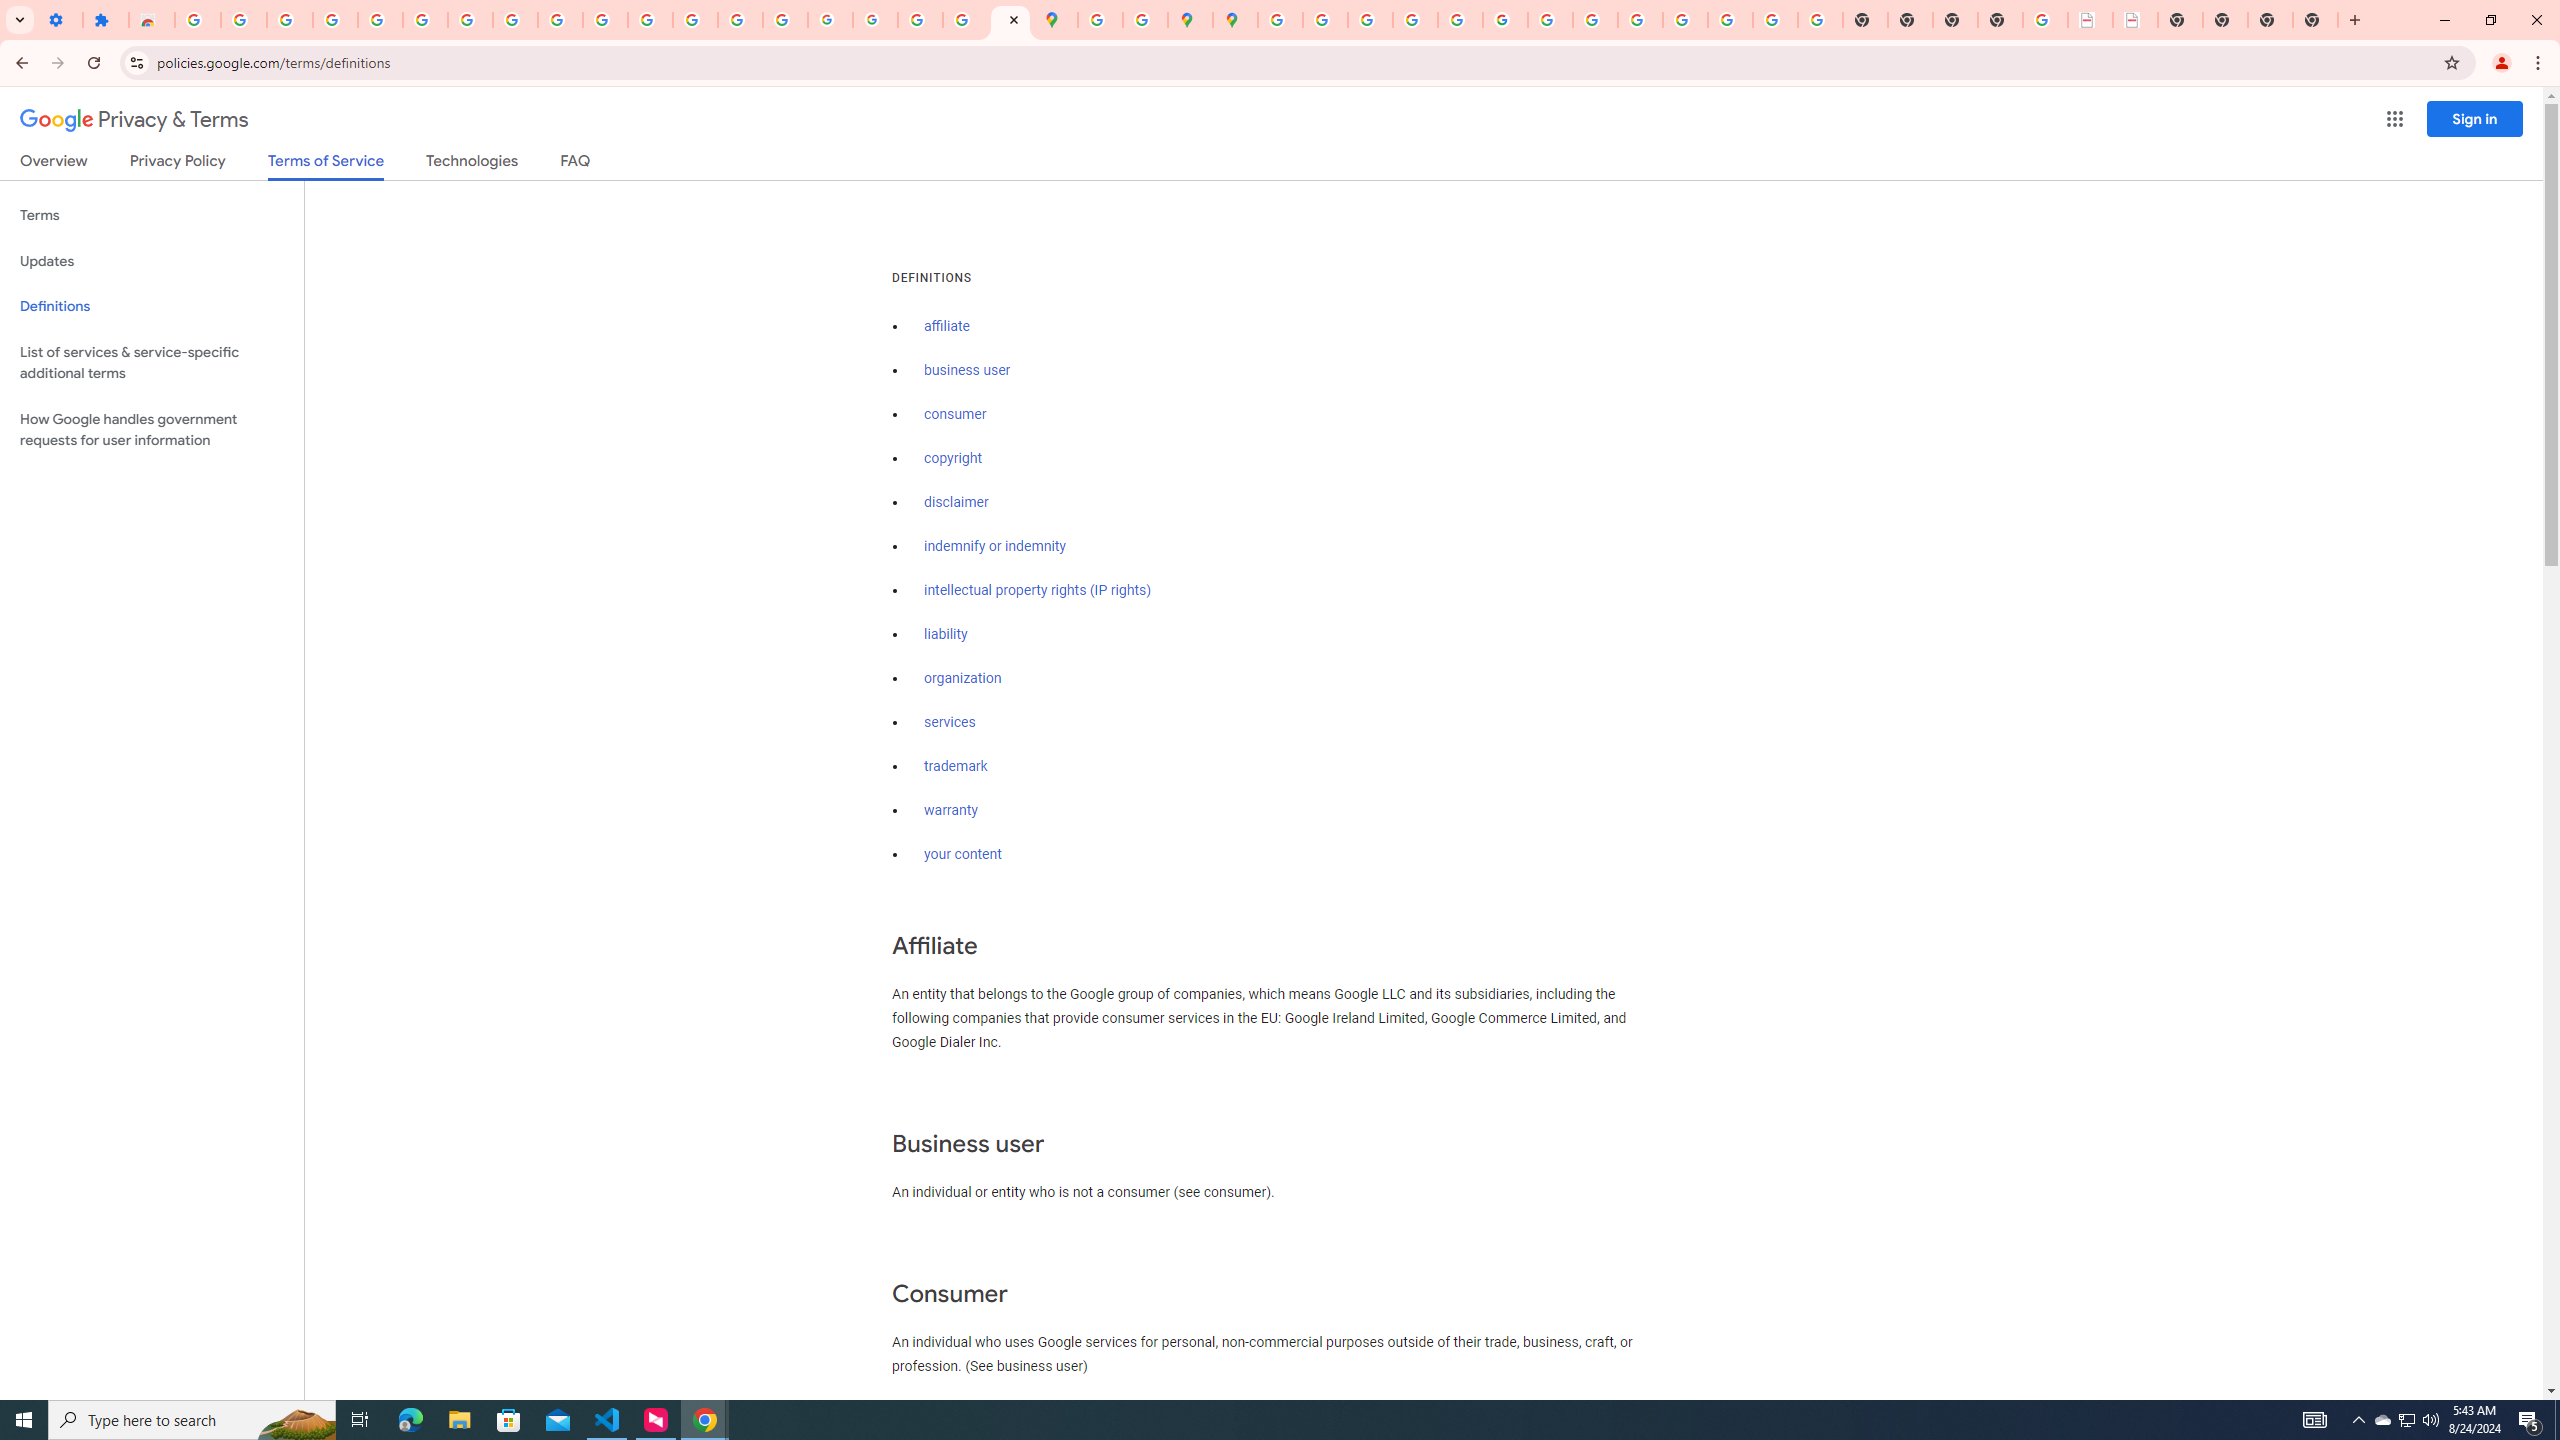 This screenshot has width=2560, height=1440. What do you see at coordinates (1369, 19) in the screenshot?
I see `'Privacy Help Center - Policies Help'` at bounding box center [1369, 19].